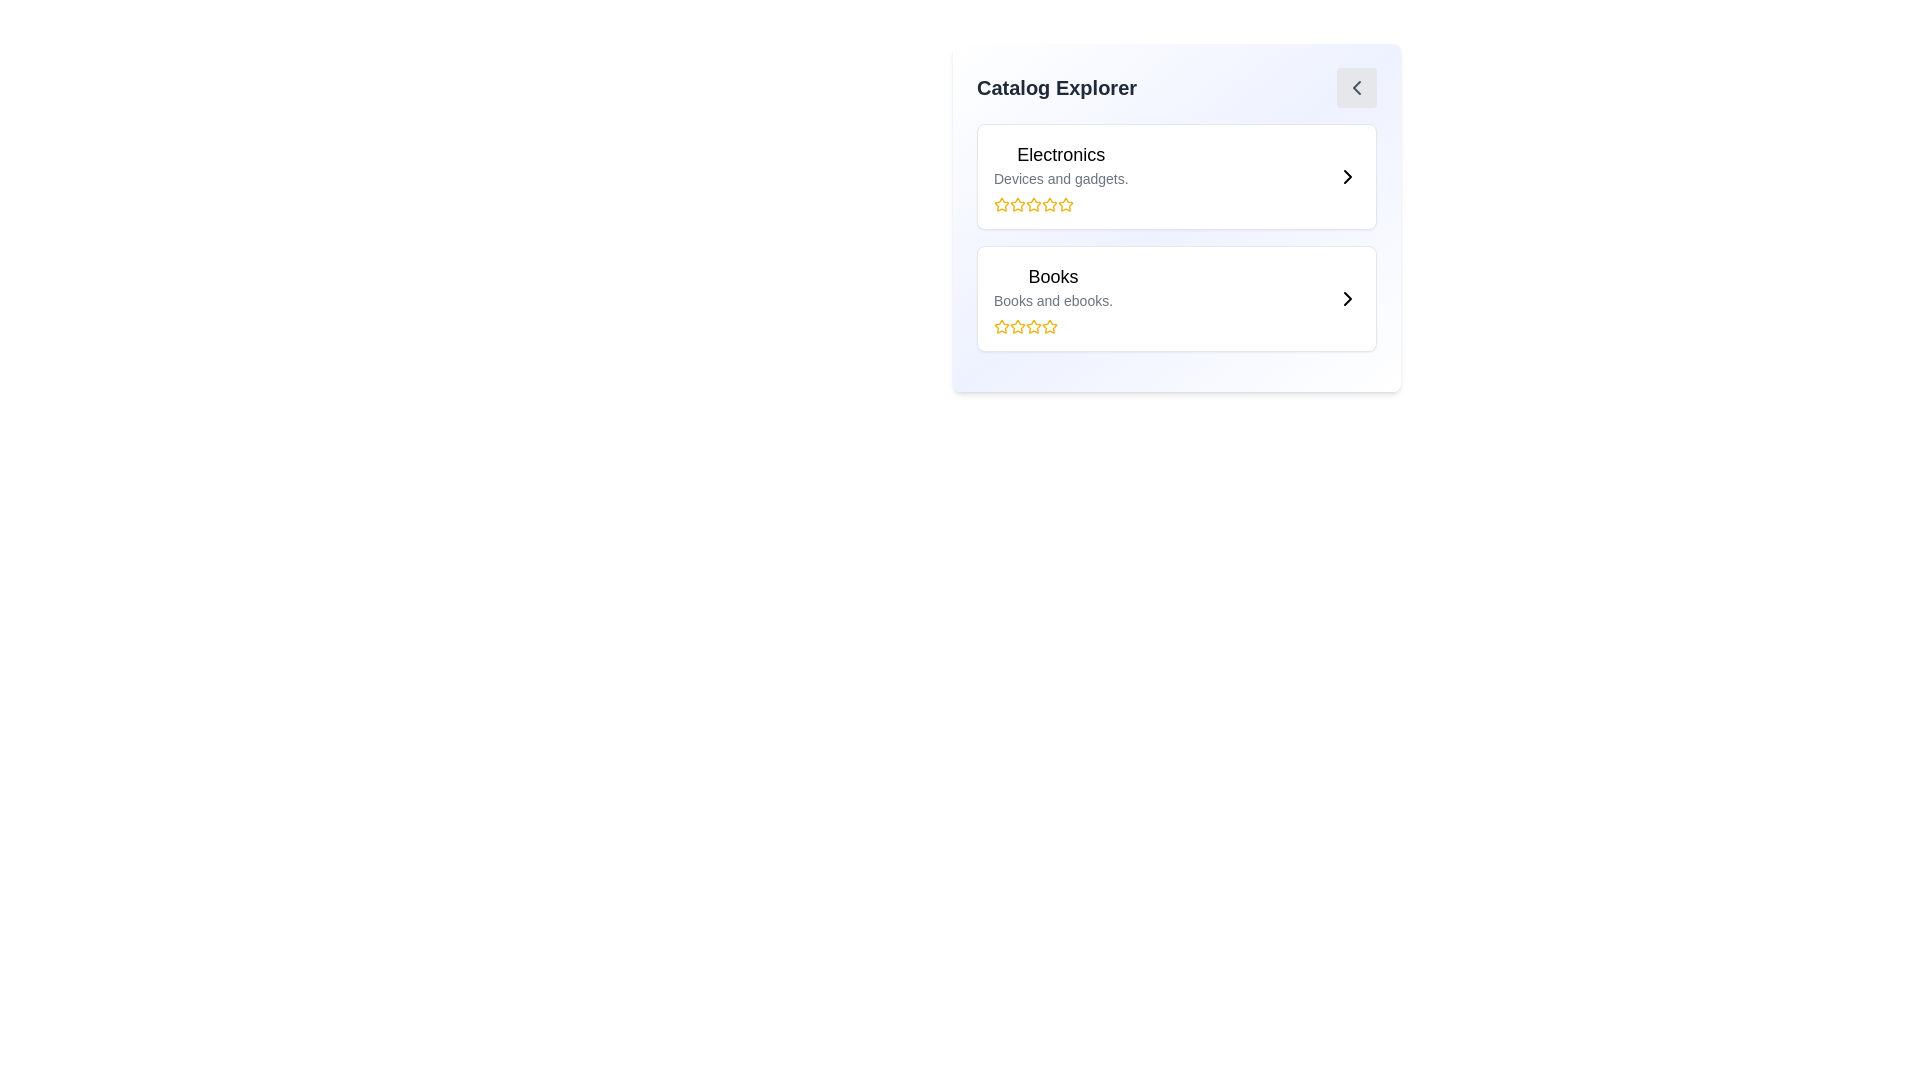 The width and height of the screenshot is (1920, 1080). I want to click on the selectable card labeled 'Electronics', which is the first item in a vertically stacked list of options, so click(1176, 176).